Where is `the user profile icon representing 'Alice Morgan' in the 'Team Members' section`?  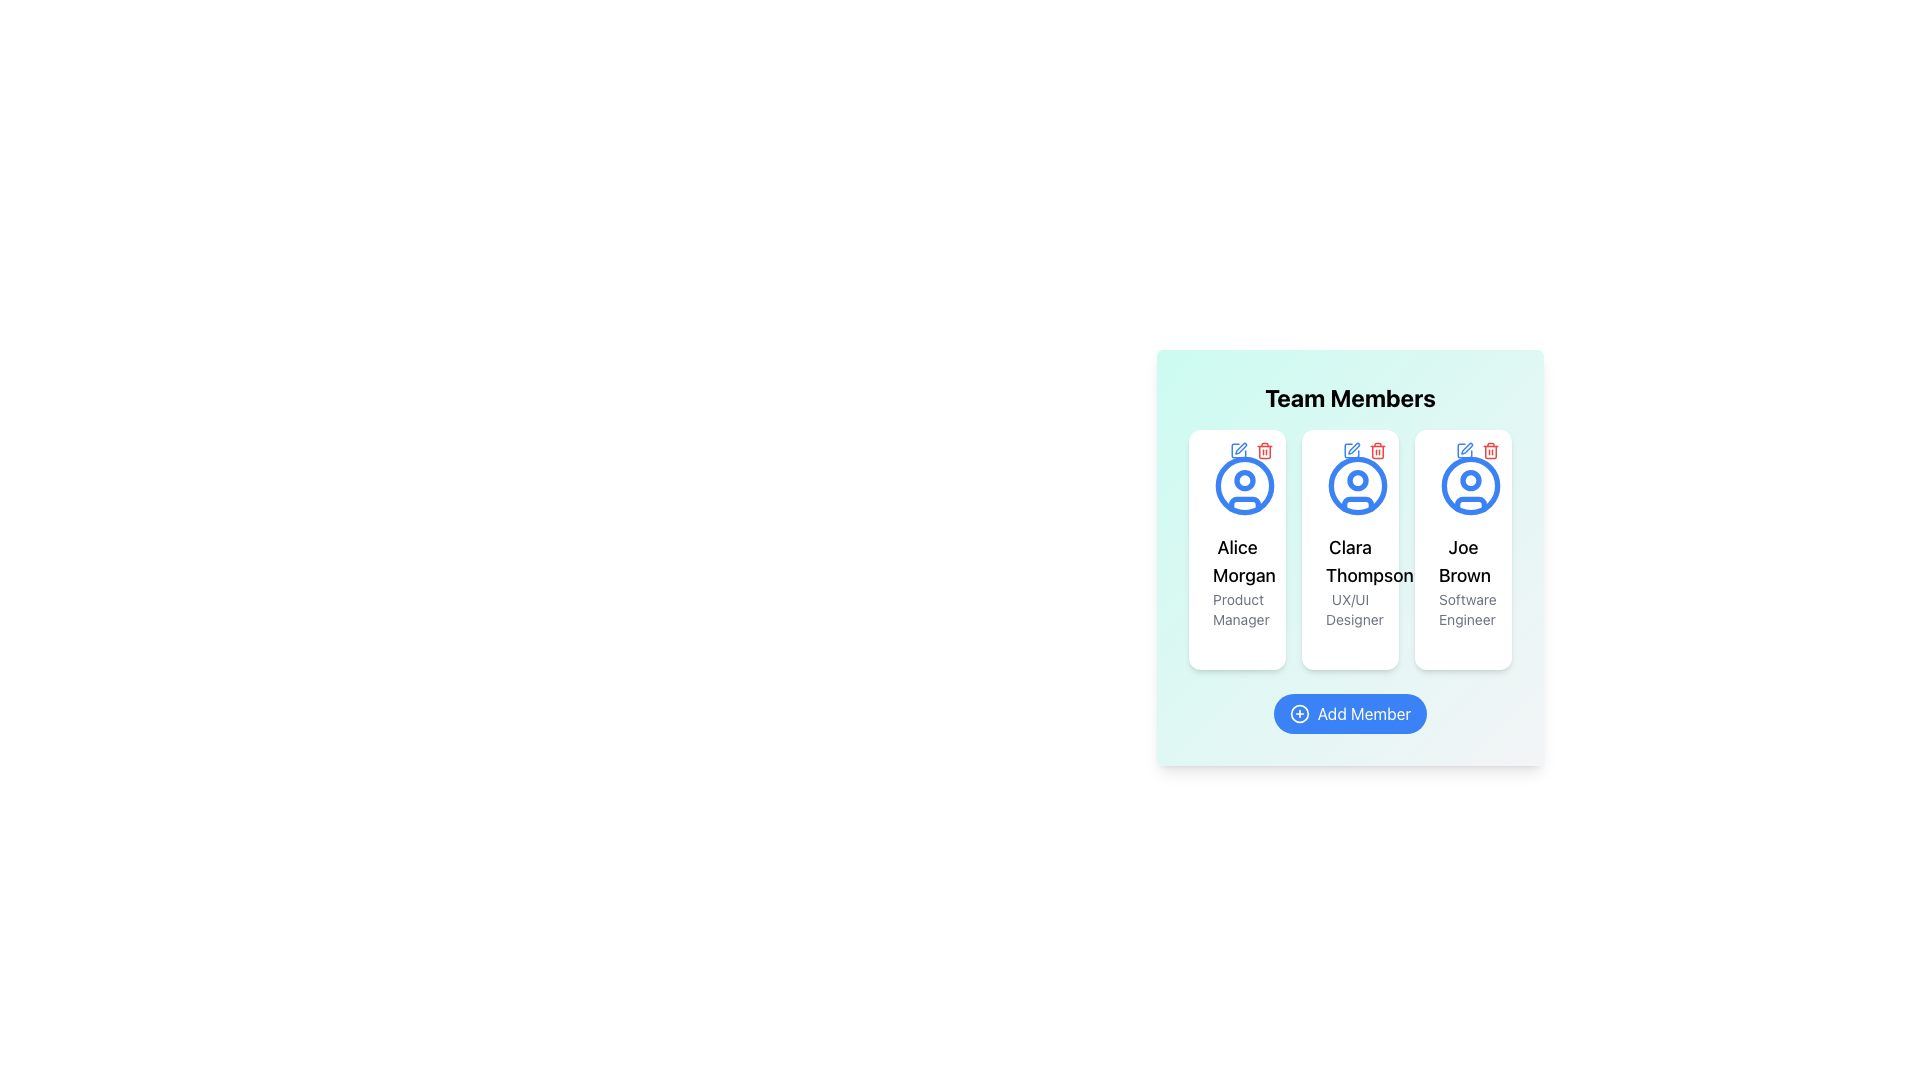 the user profile icon representing 'Alice Morgan' in the 'Team Members' section is located at coordinates (1243, 486).